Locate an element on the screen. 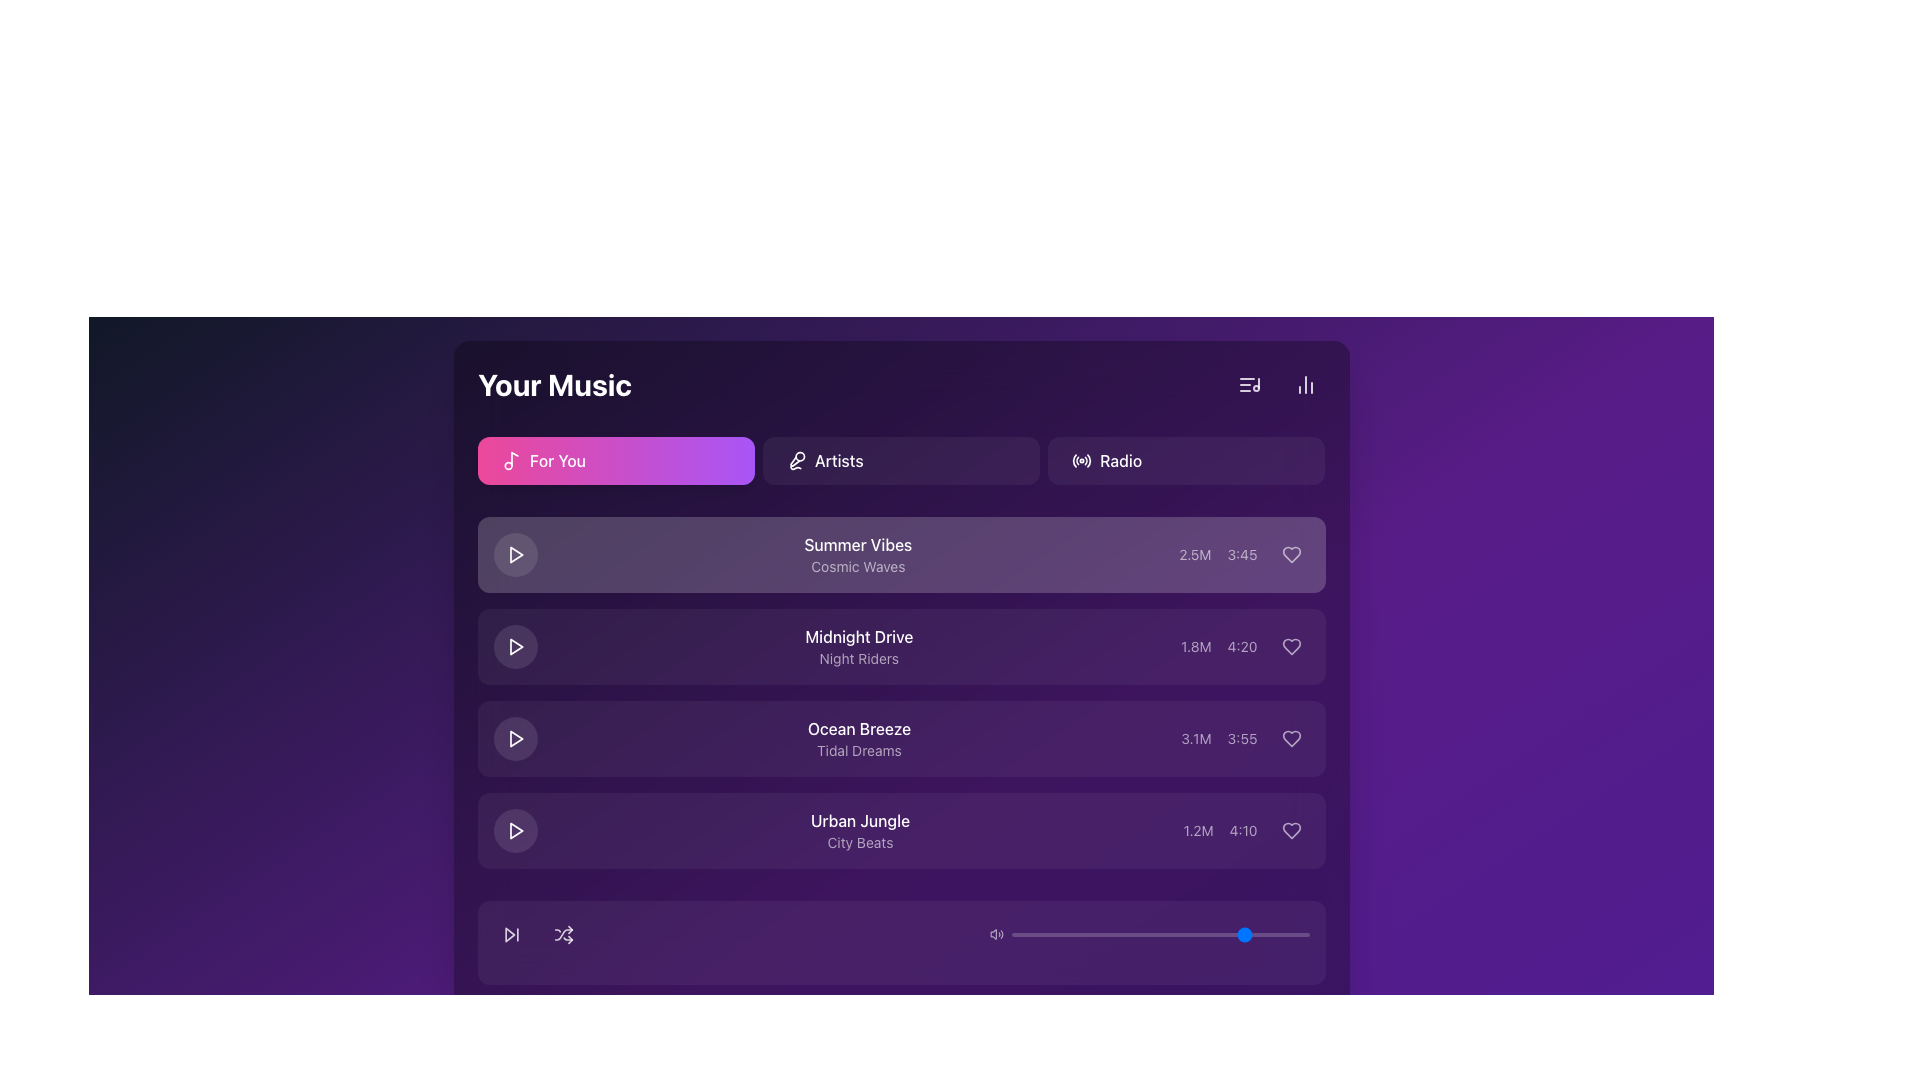 This screenshot has height=1080, width=1920. the song title text label located near the top-left corner of the song list section, which is right of the play button icon and above the subtitle 'Cosmic Waves' is located at coordinates (858, 544).